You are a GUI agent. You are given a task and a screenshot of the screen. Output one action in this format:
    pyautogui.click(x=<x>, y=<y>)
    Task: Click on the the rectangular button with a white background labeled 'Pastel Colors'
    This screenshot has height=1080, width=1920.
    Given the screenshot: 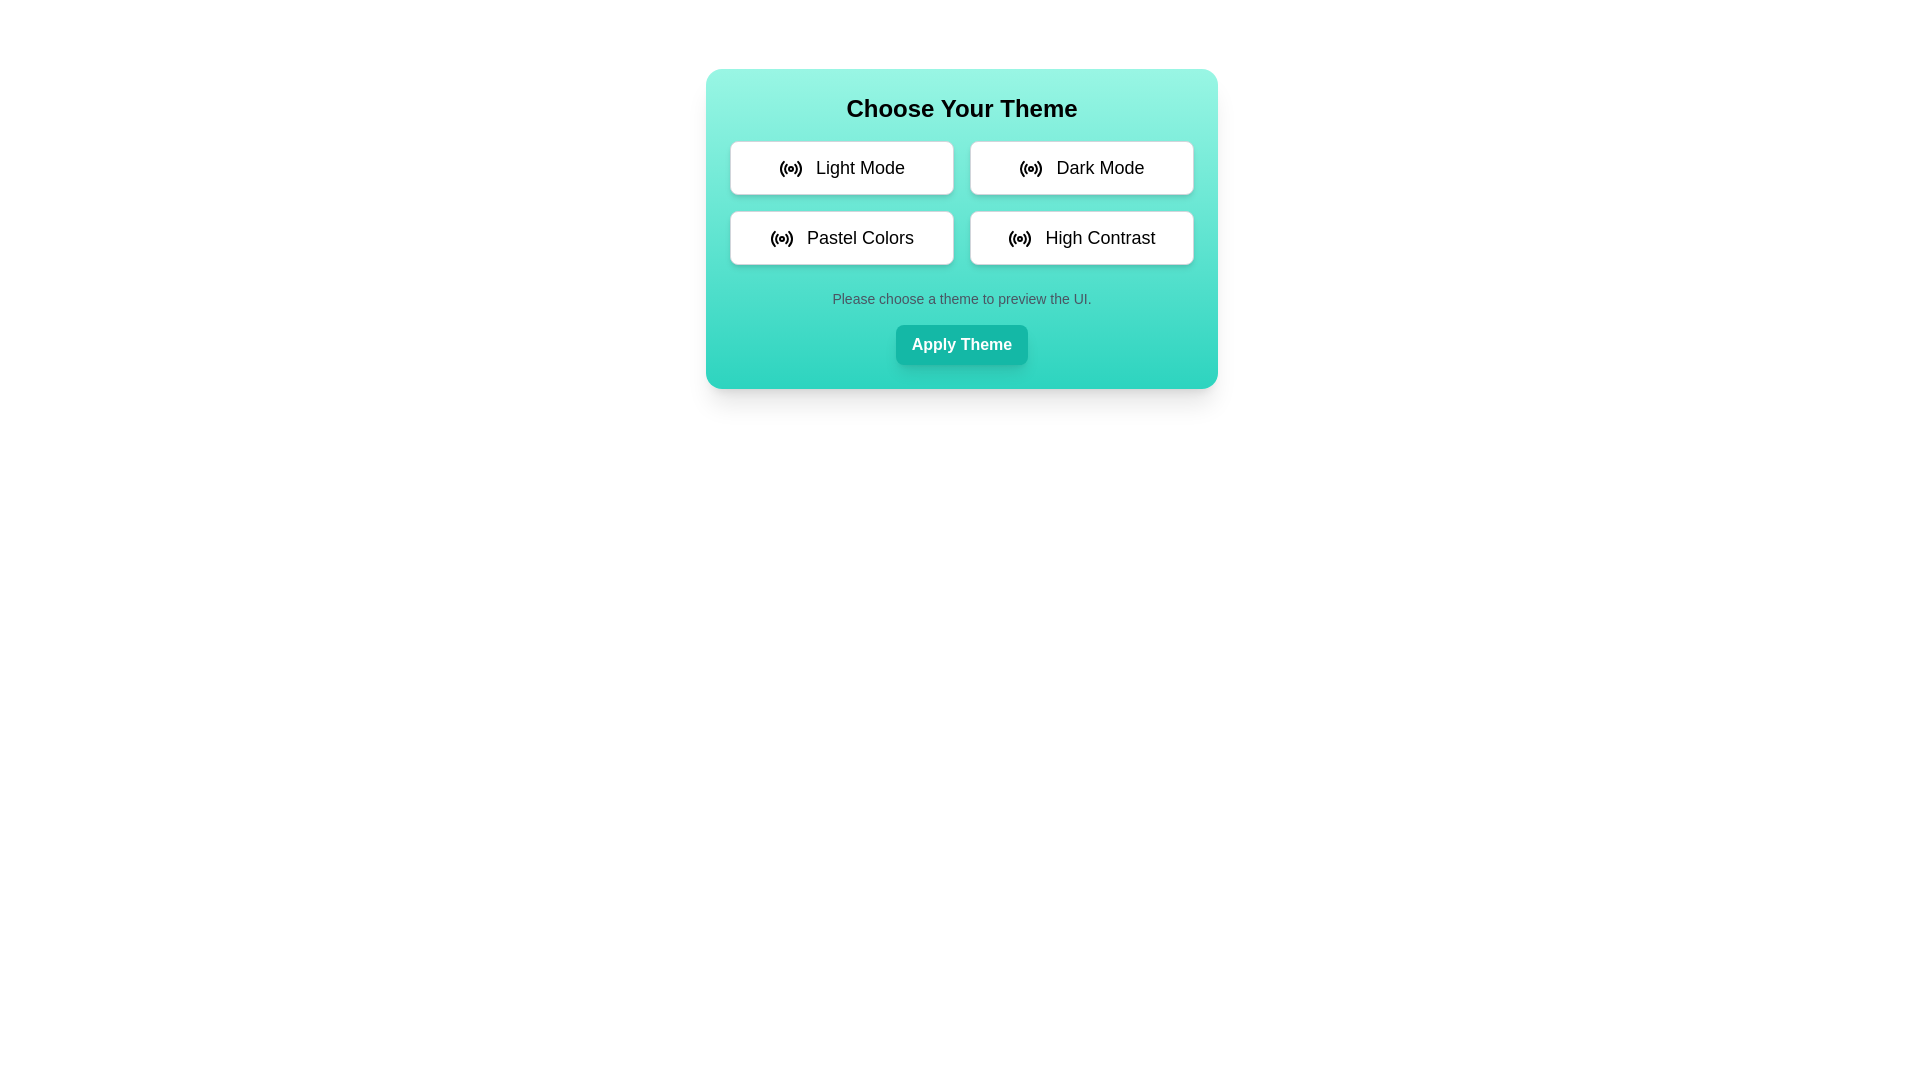 What is the action you would take?
    pyautogui.click(x=841, y=237)
    